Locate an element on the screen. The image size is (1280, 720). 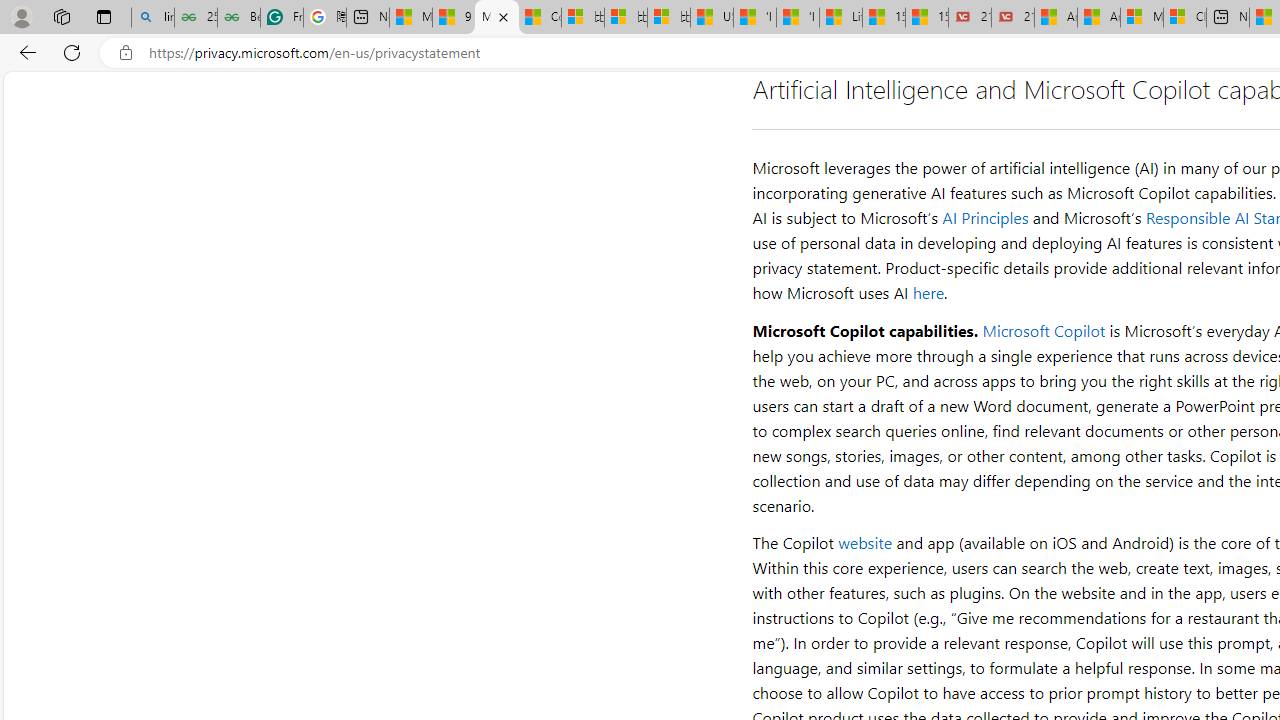
'Lifestyle - MSN' is located at coordinates (840, 17).